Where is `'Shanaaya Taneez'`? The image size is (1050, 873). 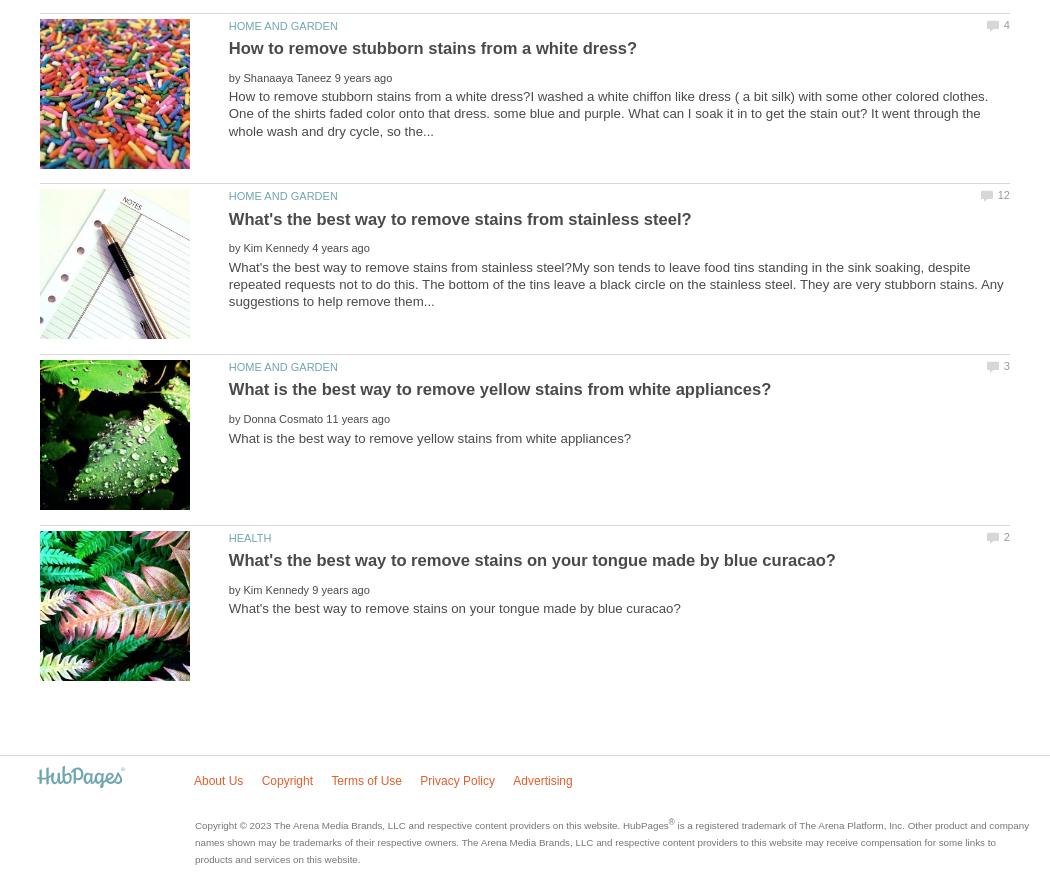
'Shanaaya Taneez' is located at coordinates (242, 75).